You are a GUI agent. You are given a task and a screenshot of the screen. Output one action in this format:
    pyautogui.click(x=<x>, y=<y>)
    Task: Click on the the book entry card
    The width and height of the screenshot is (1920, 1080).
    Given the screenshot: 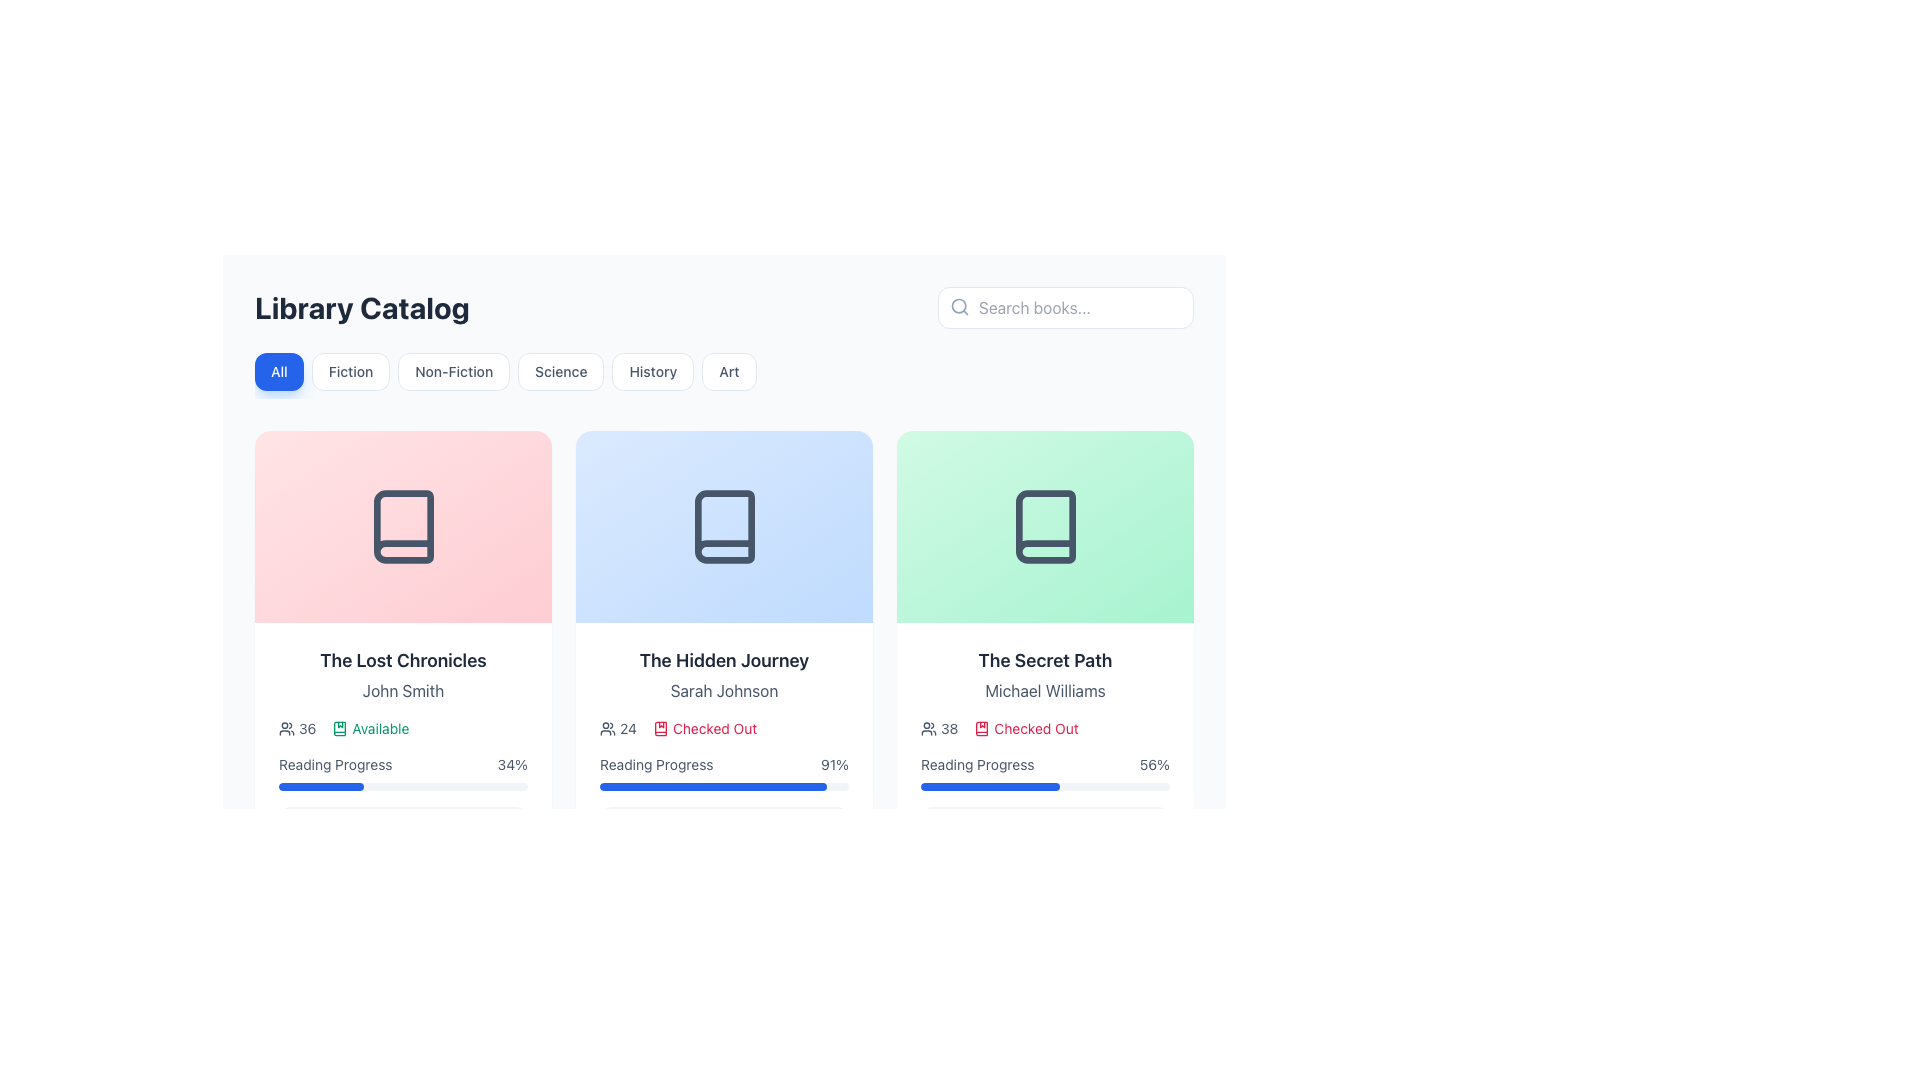 What is the action you would take?
    pyautogui.click(x=402, y=747)
    